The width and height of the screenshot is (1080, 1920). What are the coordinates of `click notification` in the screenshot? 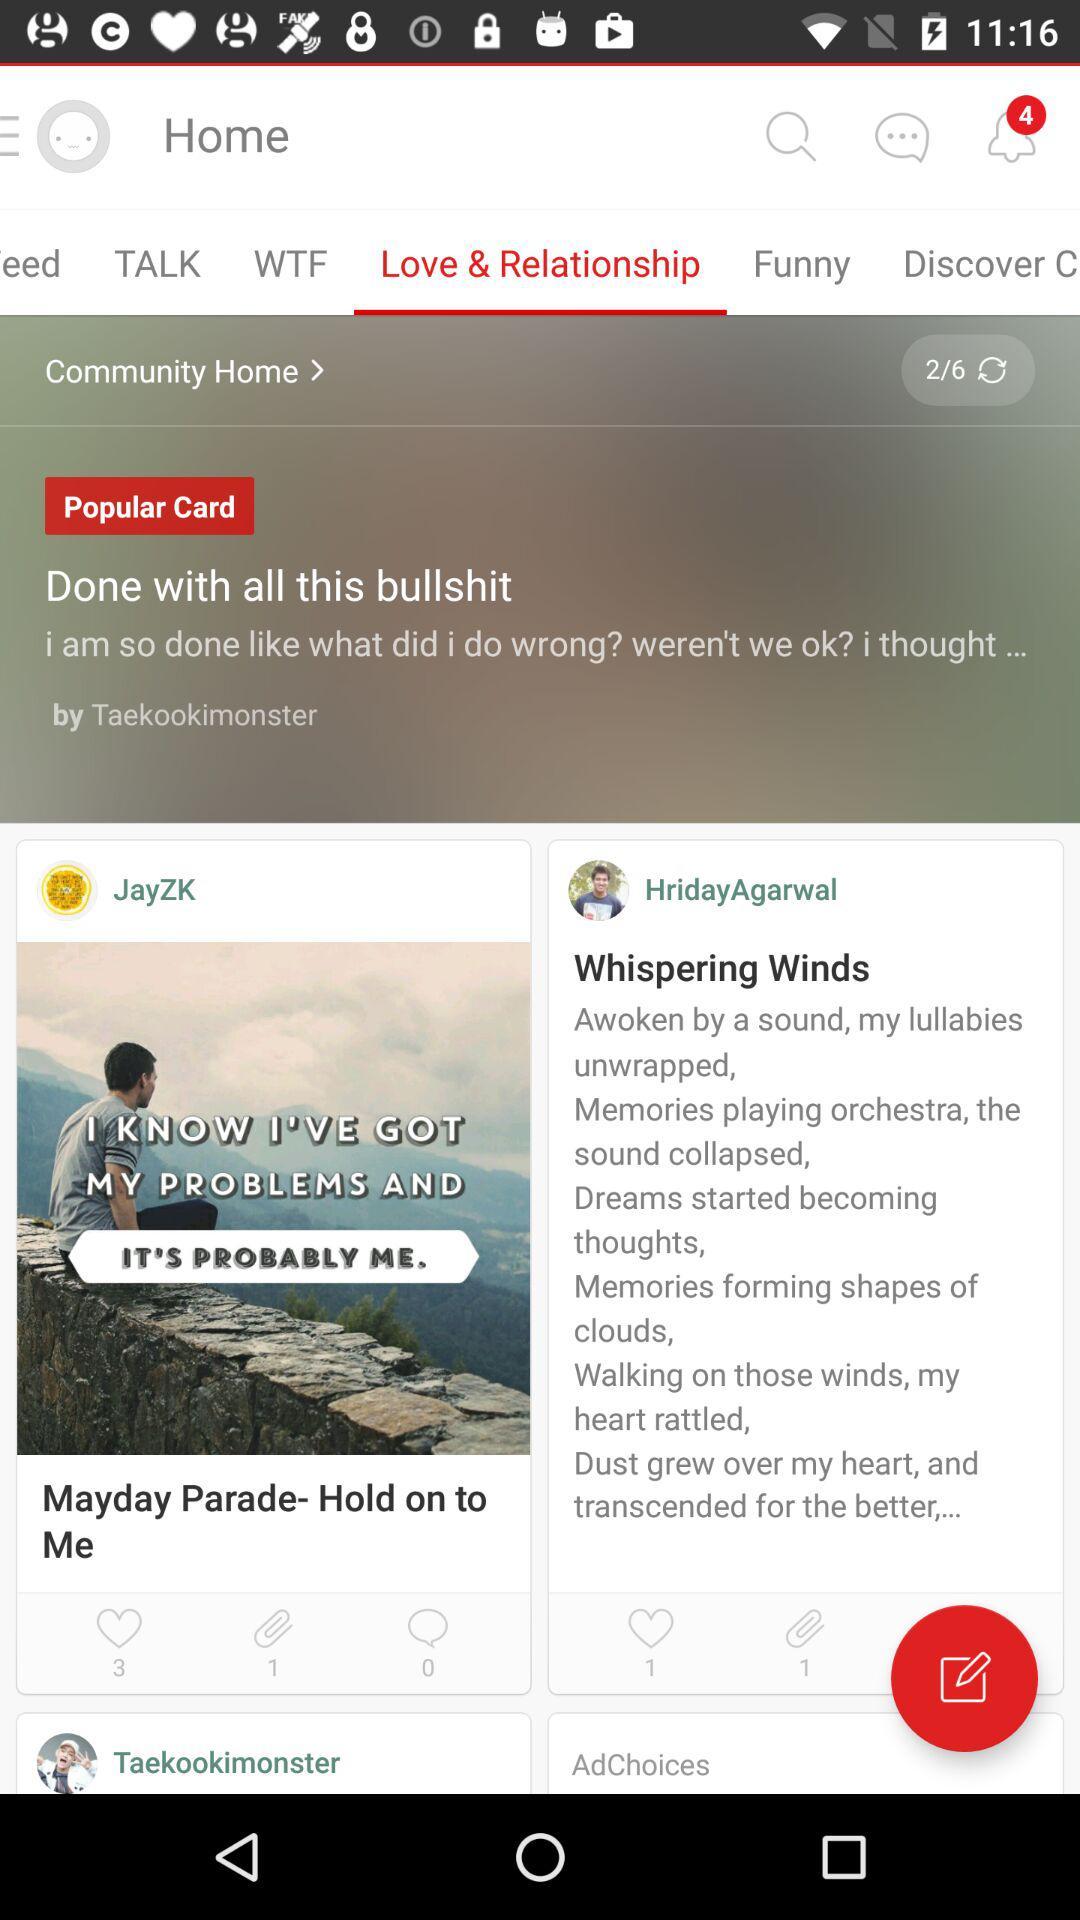 It's located at (1011, 135).